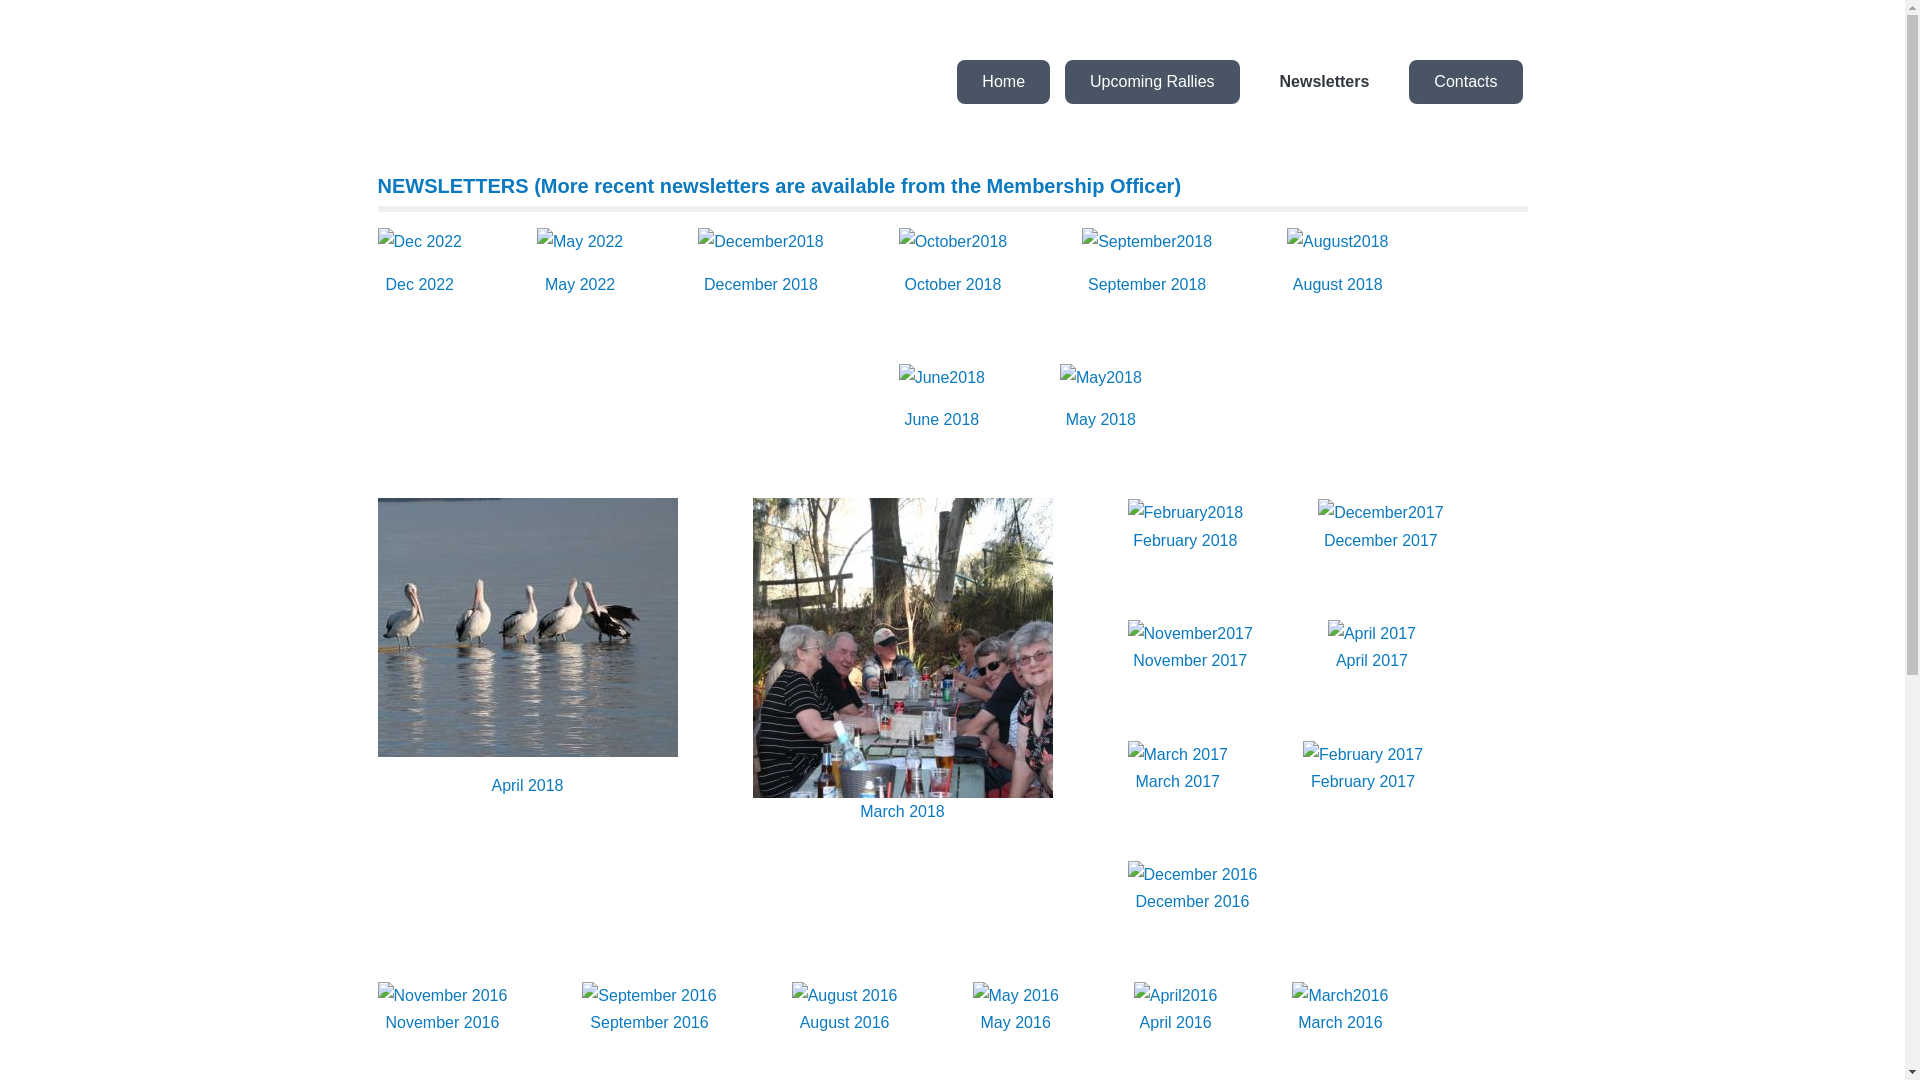  What do you see at coordinates (1064, 418) in the screenshot?
I see `'May 2018'` at bounding box center [1064, 418].